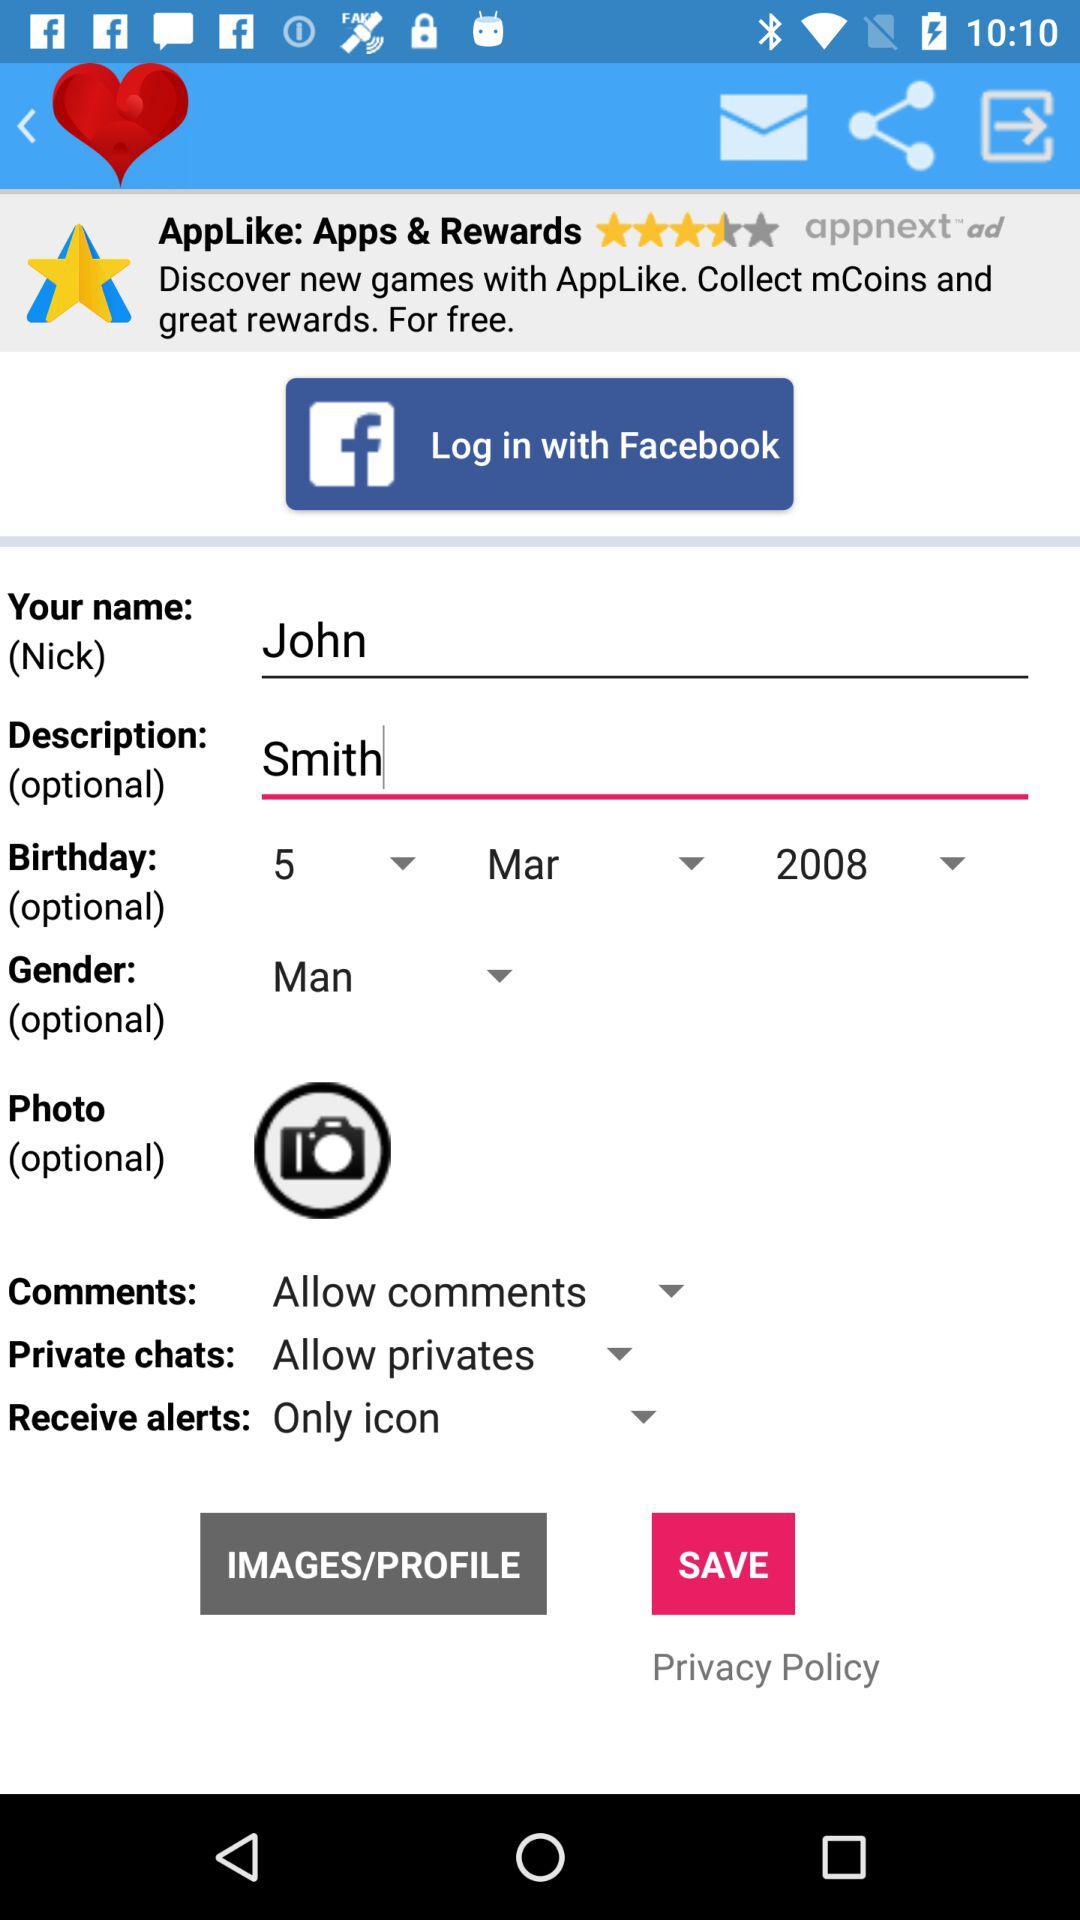 The height and width of the screenshot is (1920, 1080). I want to click on phtoto, so click(321, 1150).